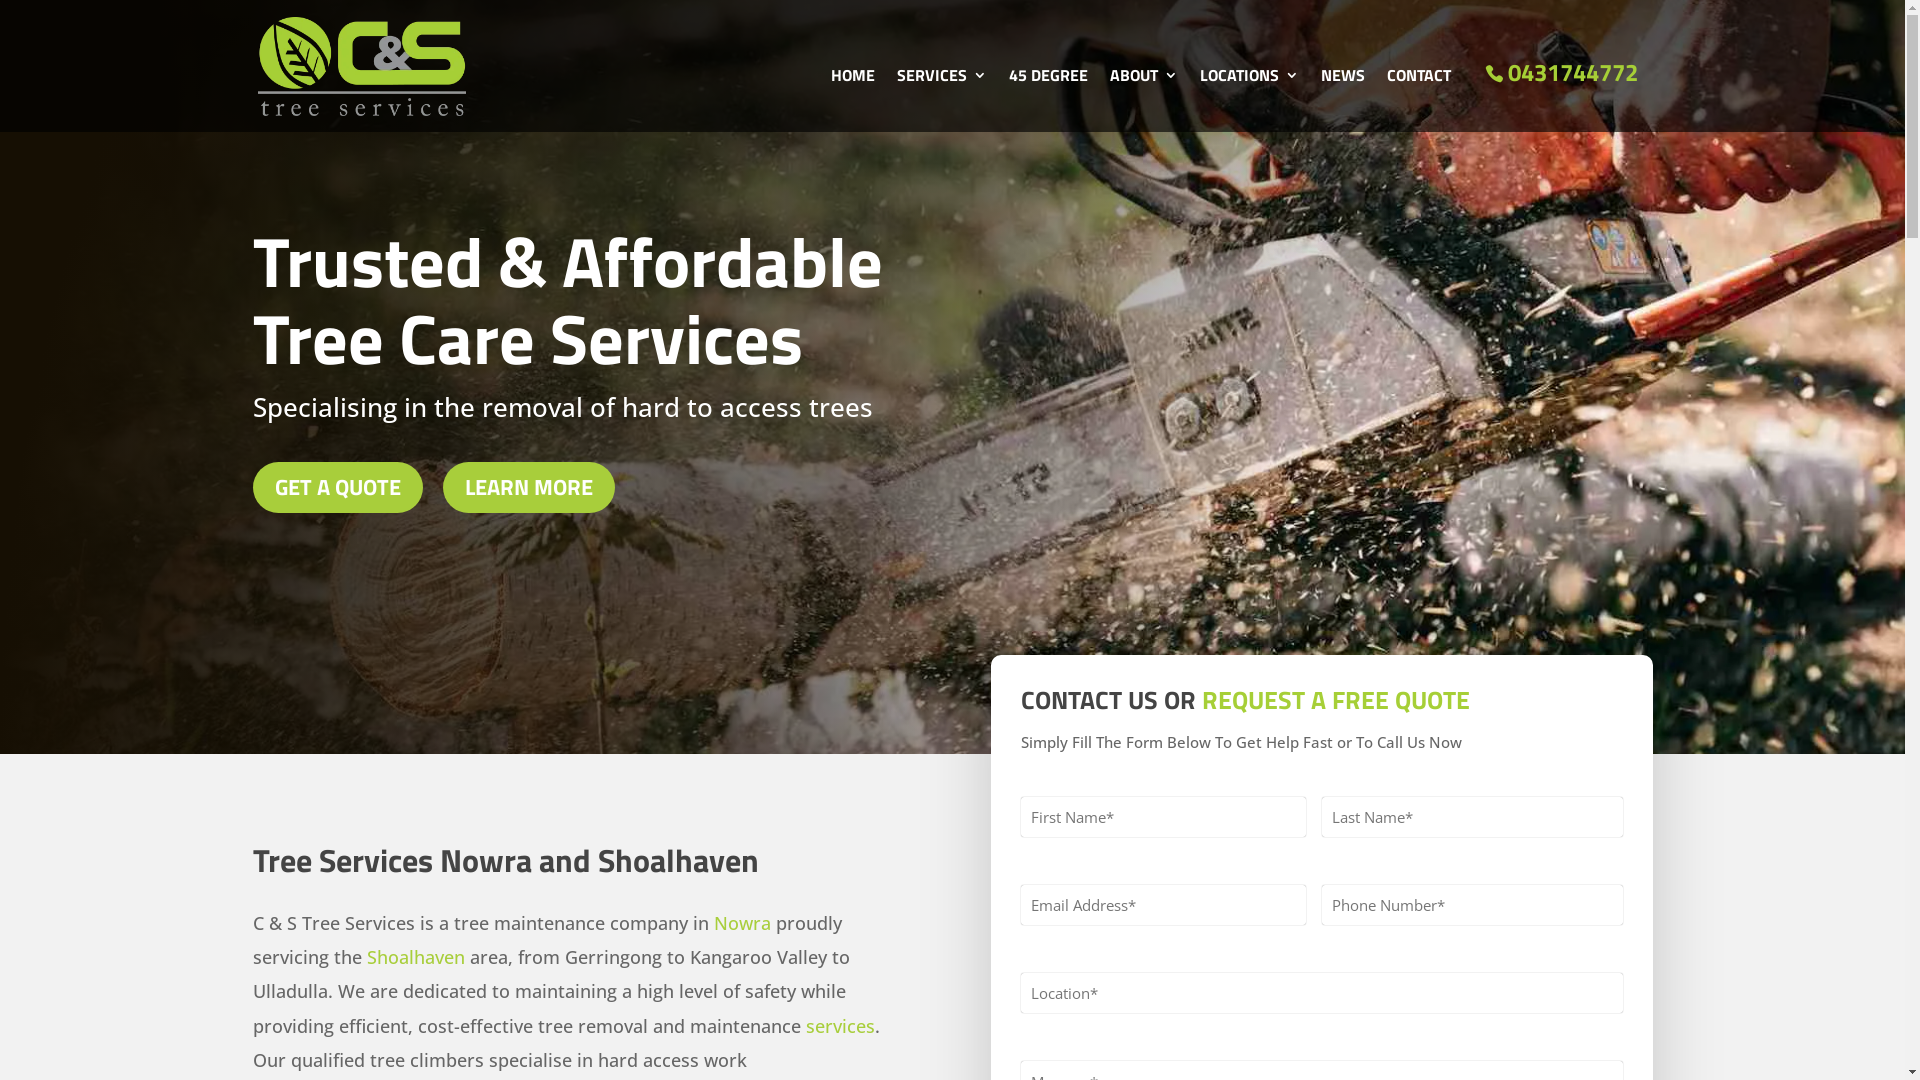 The image size is (1920, 1080). I want to click on 'NEWS', so click(1320, 100).